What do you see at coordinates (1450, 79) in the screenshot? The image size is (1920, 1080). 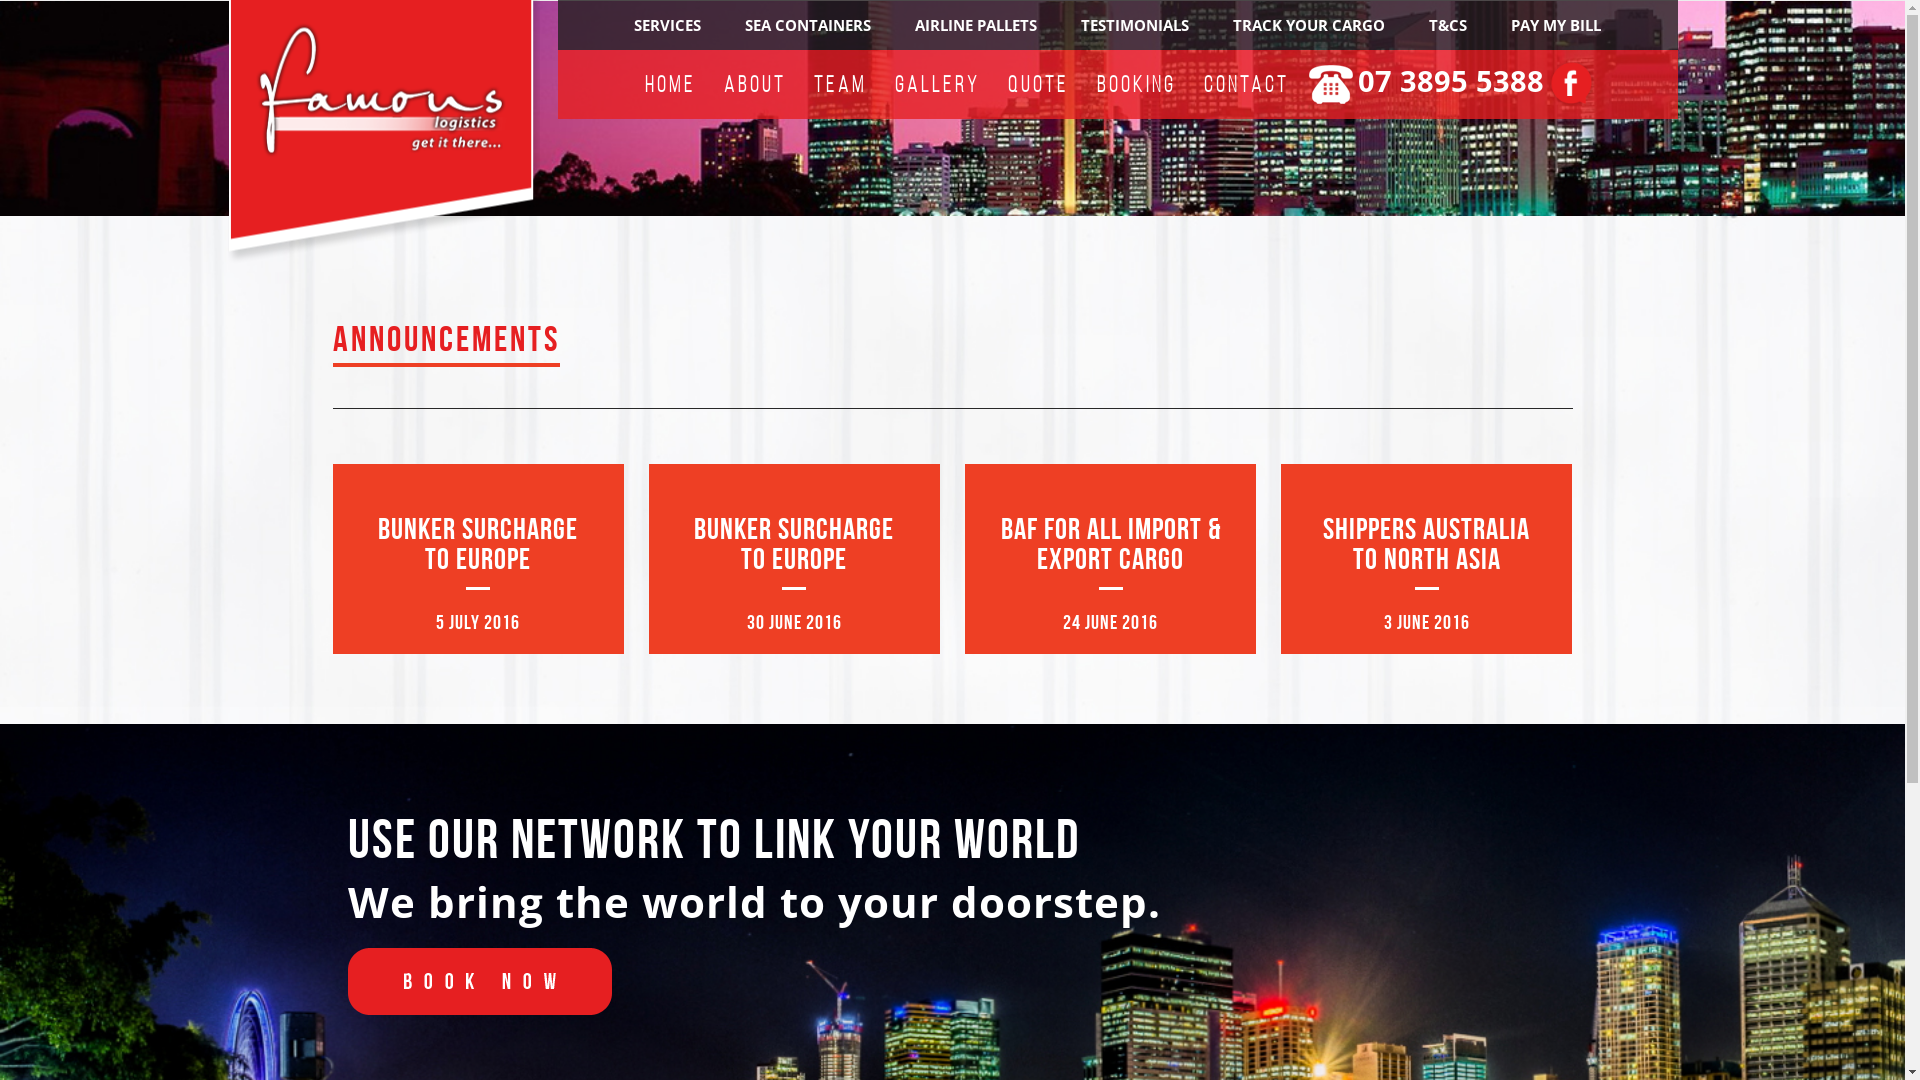 I see `'07 3895 5388'` at bounding box center [1450, 79].